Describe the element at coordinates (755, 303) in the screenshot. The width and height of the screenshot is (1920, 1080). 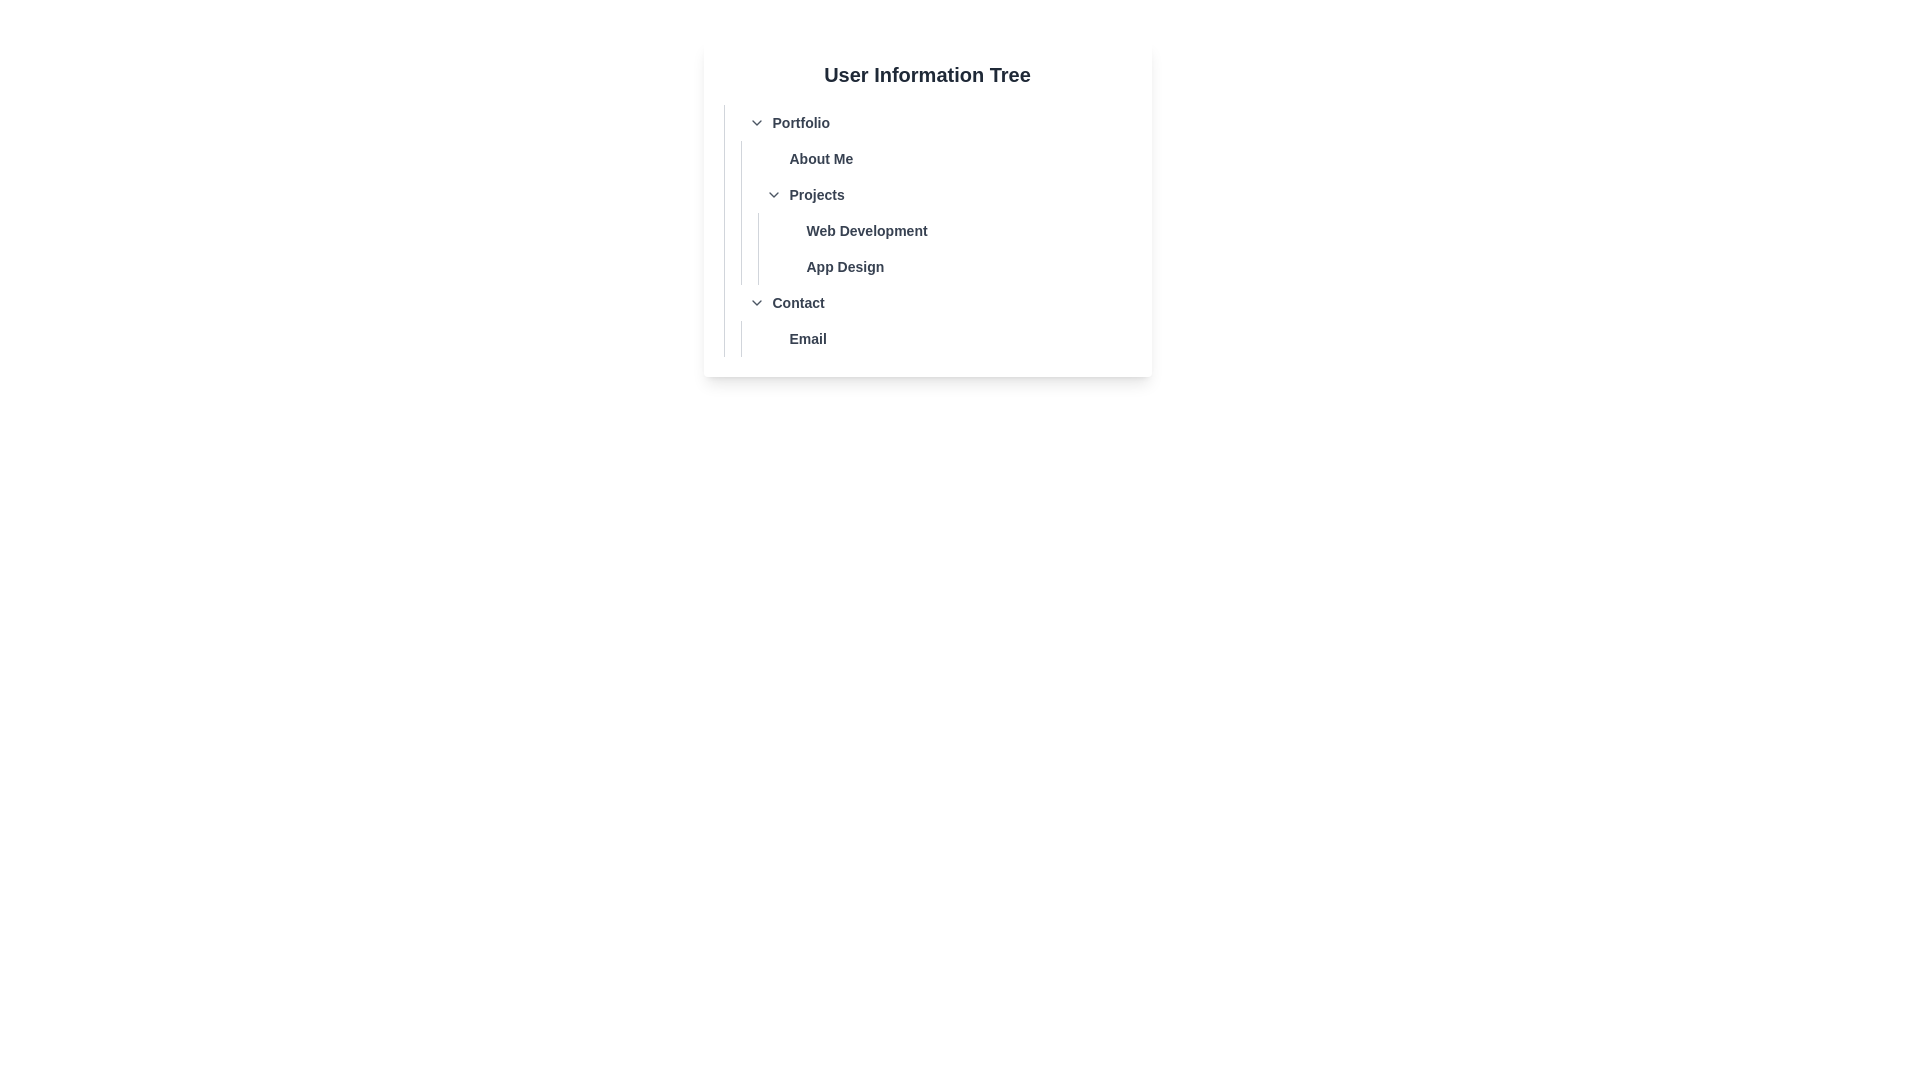
I see `the chevron dropdown indicator icon located to the left of the 'Contact' text` at that location.